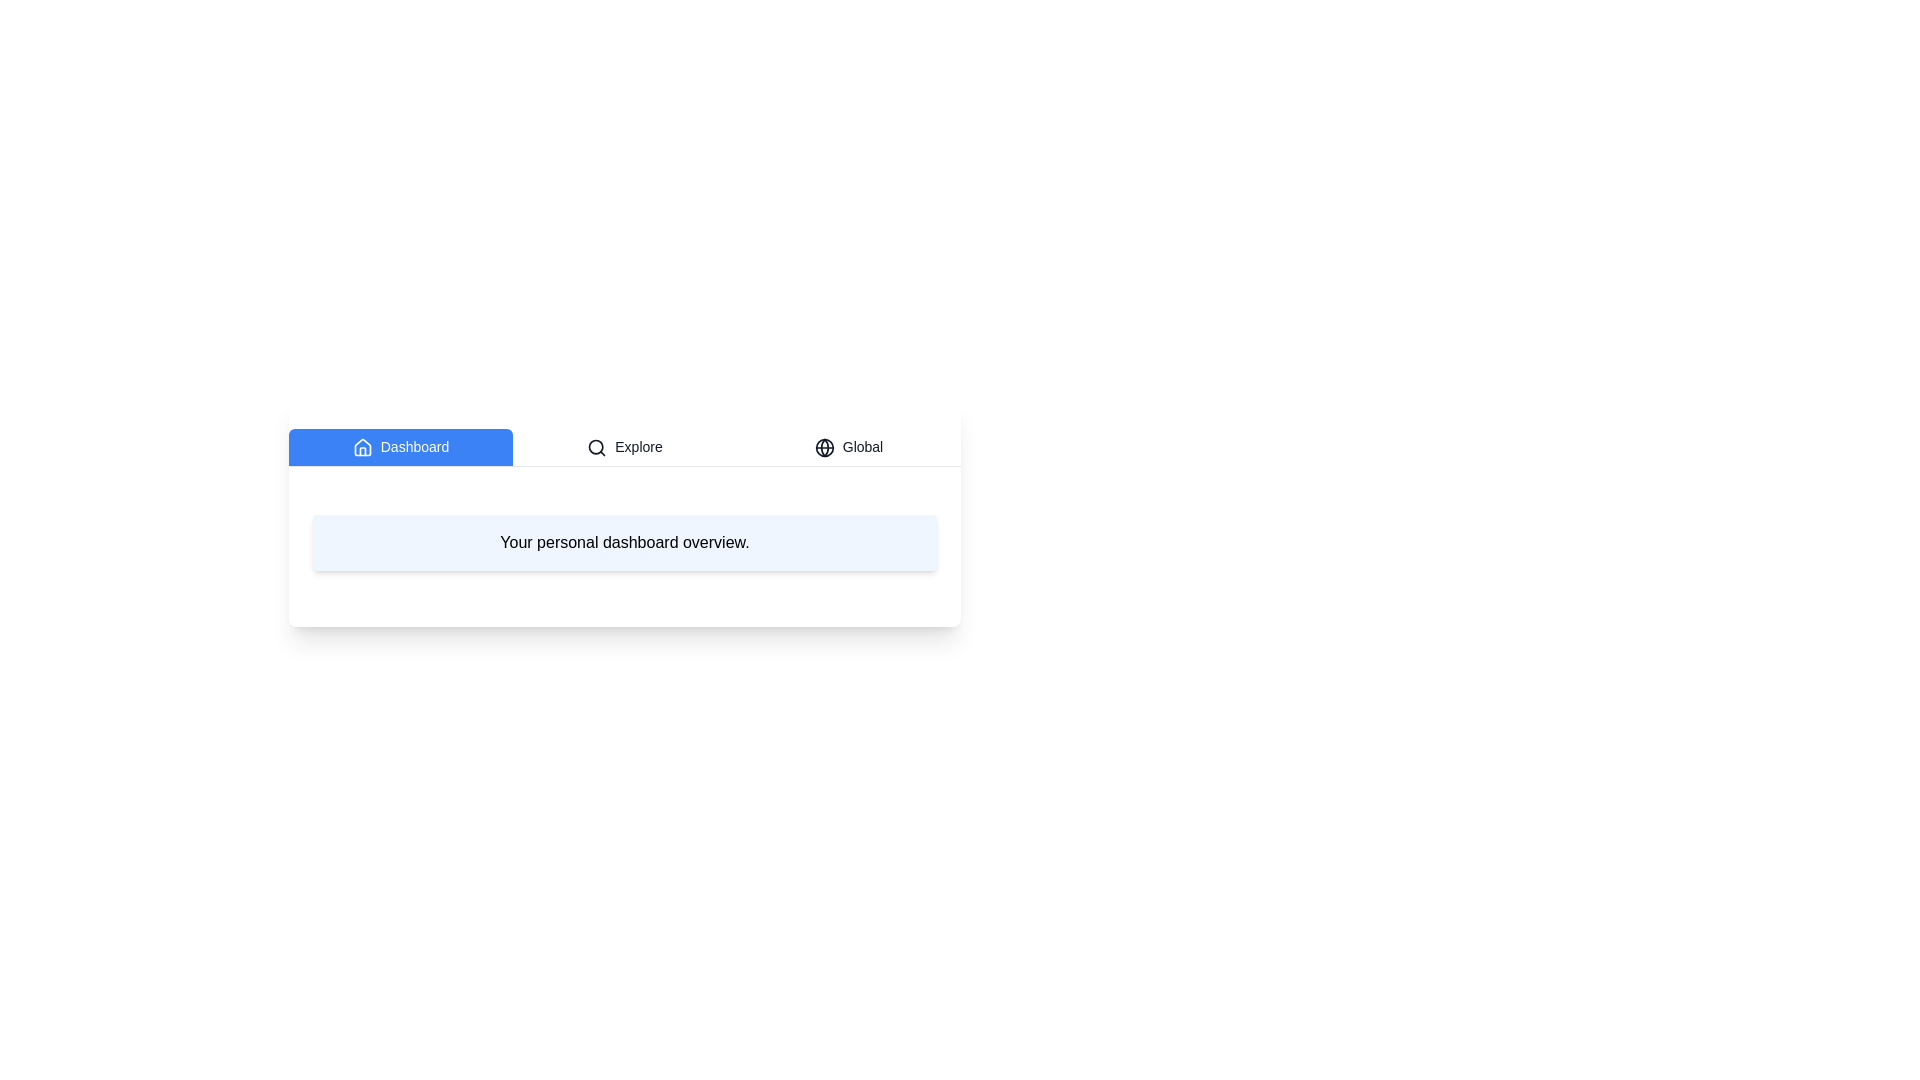 This screenshot has width=1920, height=1080. Describe the element at coordinates (849, 446) in the screenshot. I see `the Global tab to read its content` at that location.